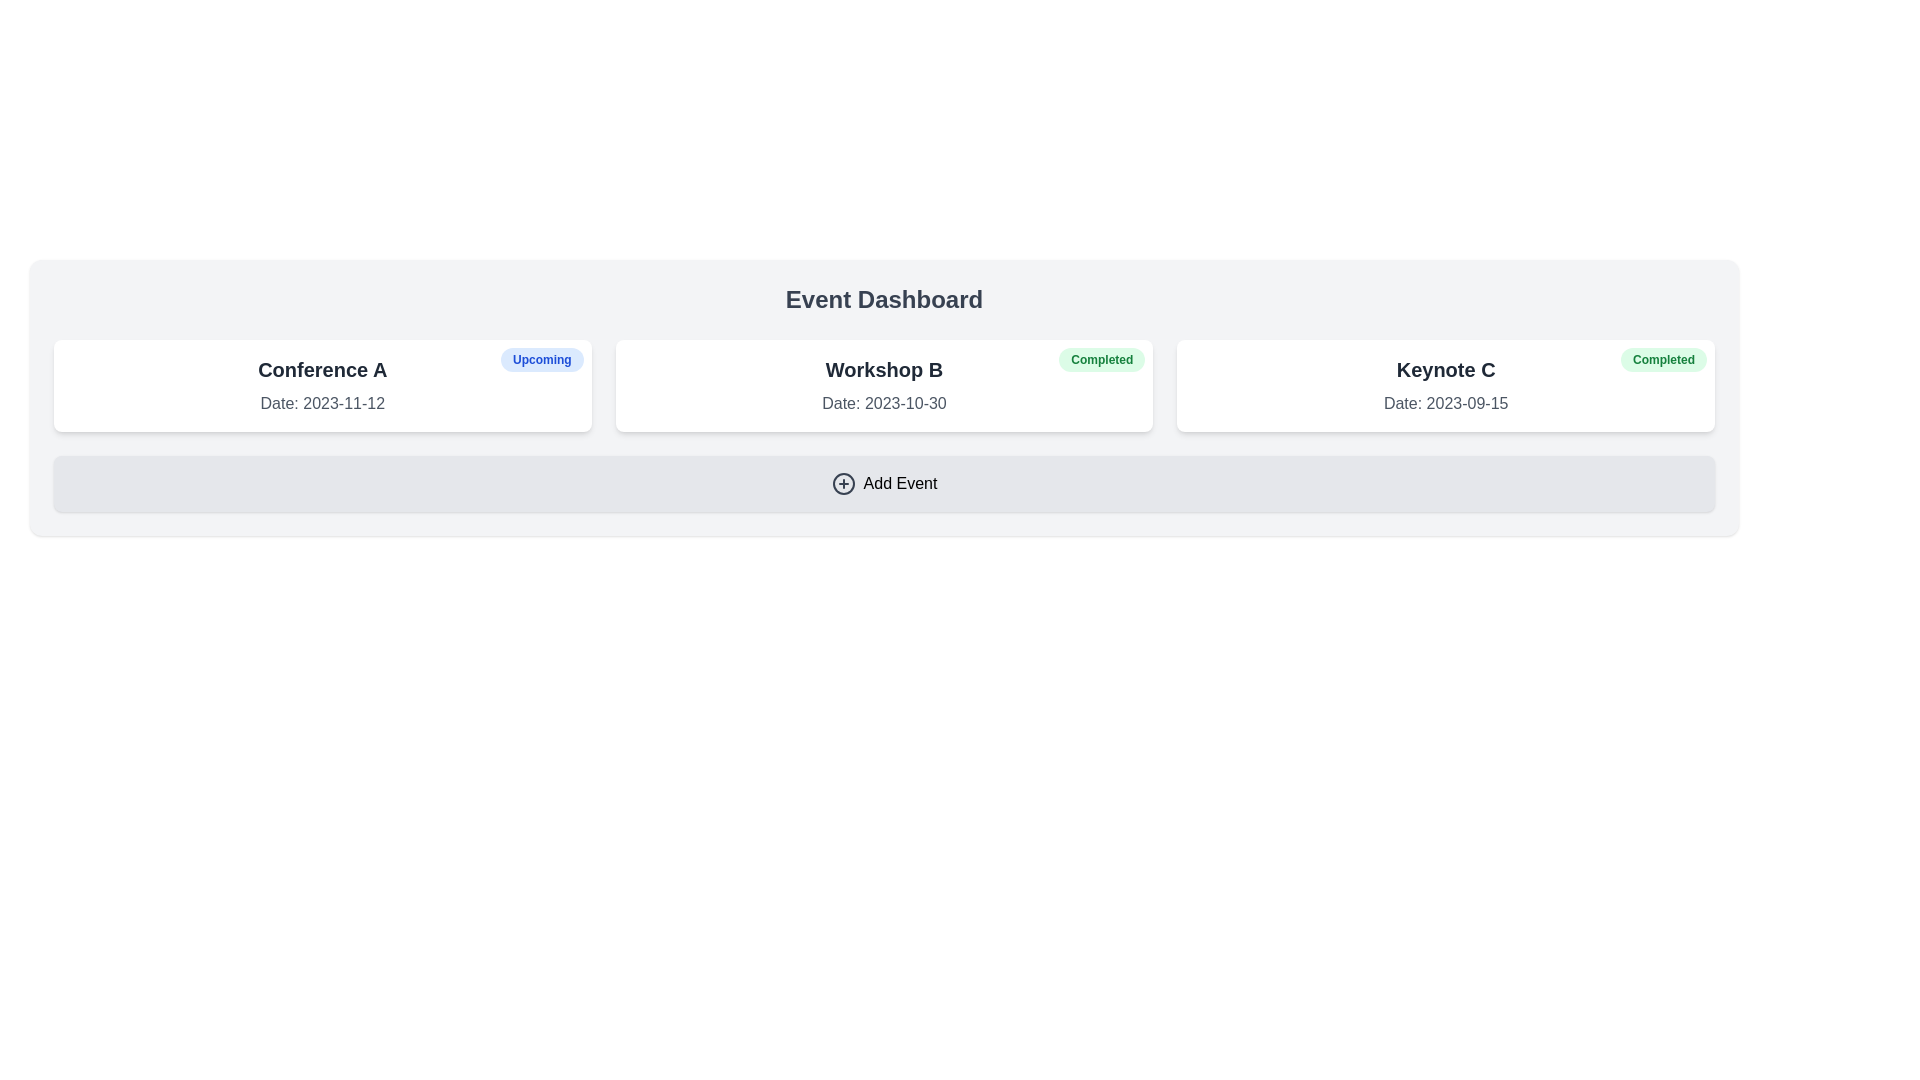 This screenshot has height=1080, width=1920. What do you see at coordinates (1664, 358) in the screenshot?
I see `the 'Completed' status label styled in bold green font at the top-right corner of the 'Keynote C' event card` at bounding box center [1664, 358].